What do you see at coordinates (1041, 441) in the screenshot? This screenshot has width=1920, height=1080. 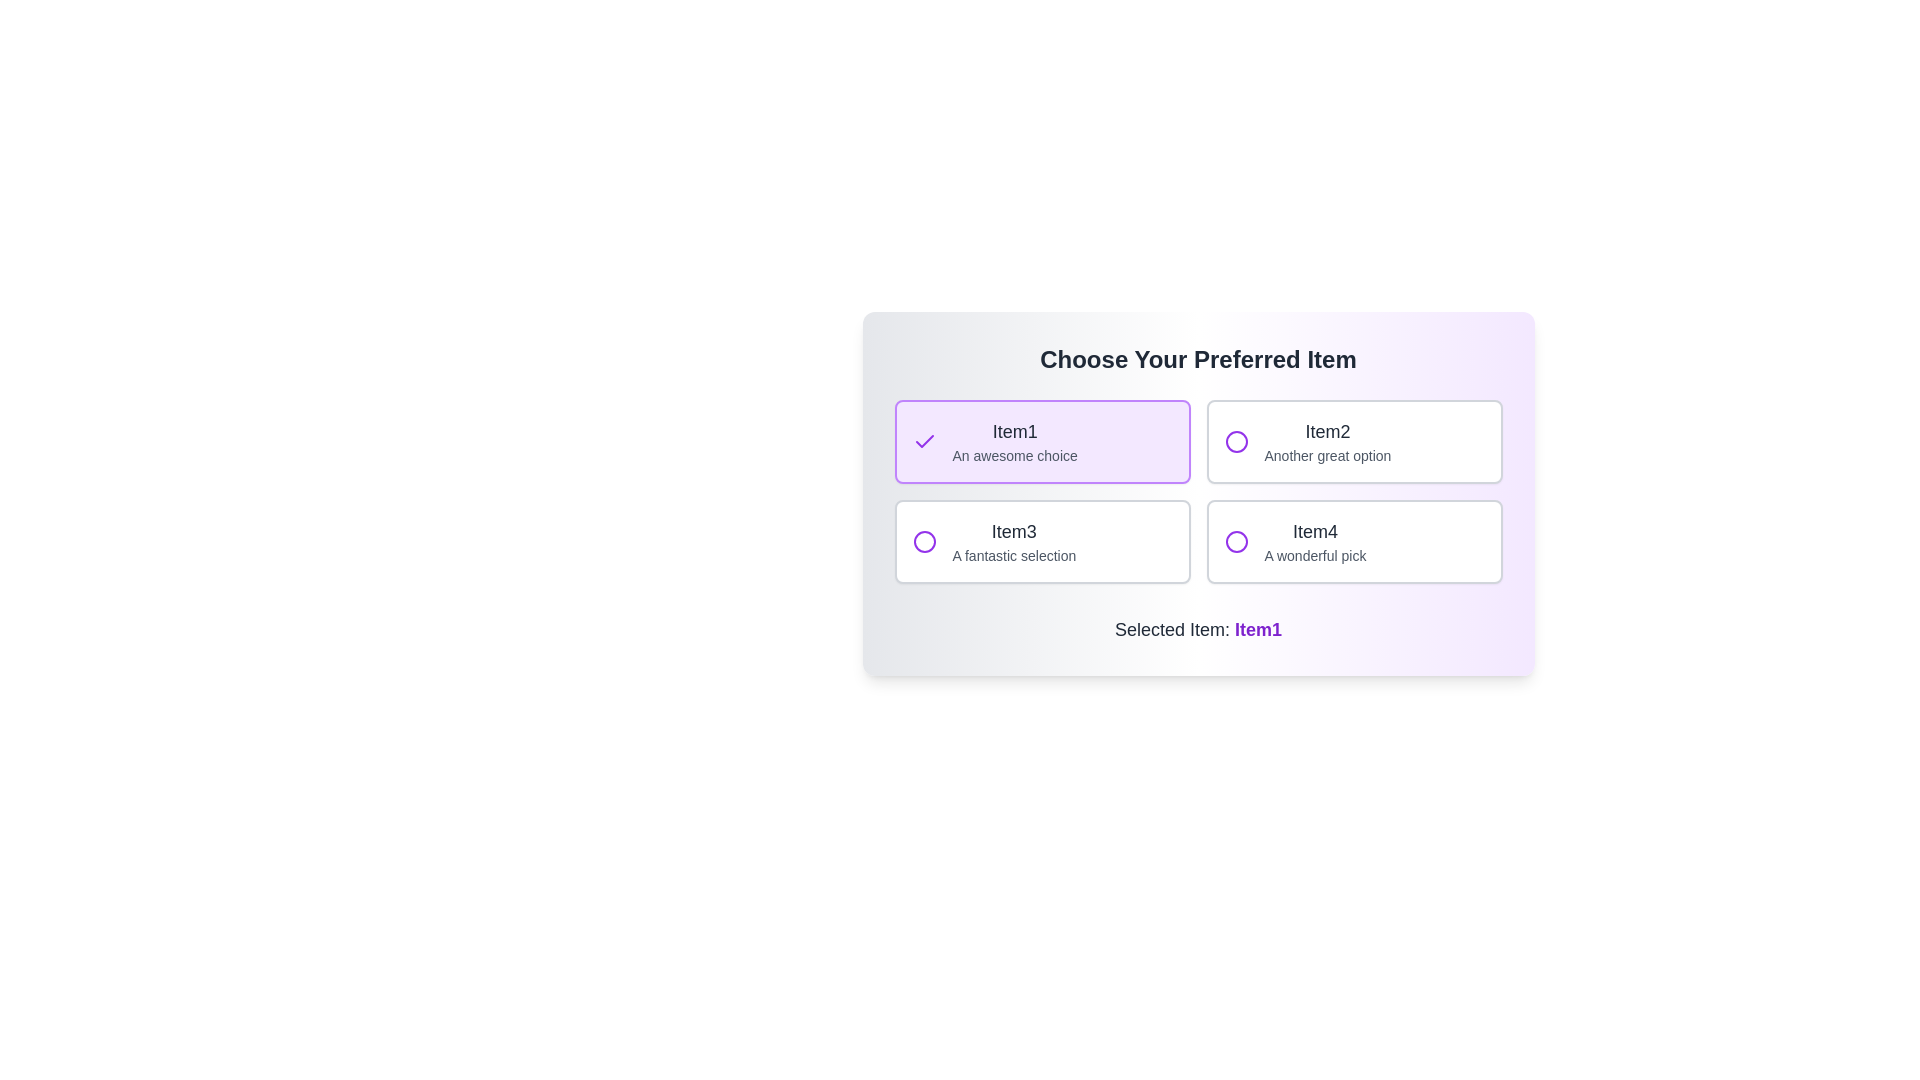 I see `the 'Item1' button located in the top-left quadrant of the grid layout` at bounding box center [1041, 441].